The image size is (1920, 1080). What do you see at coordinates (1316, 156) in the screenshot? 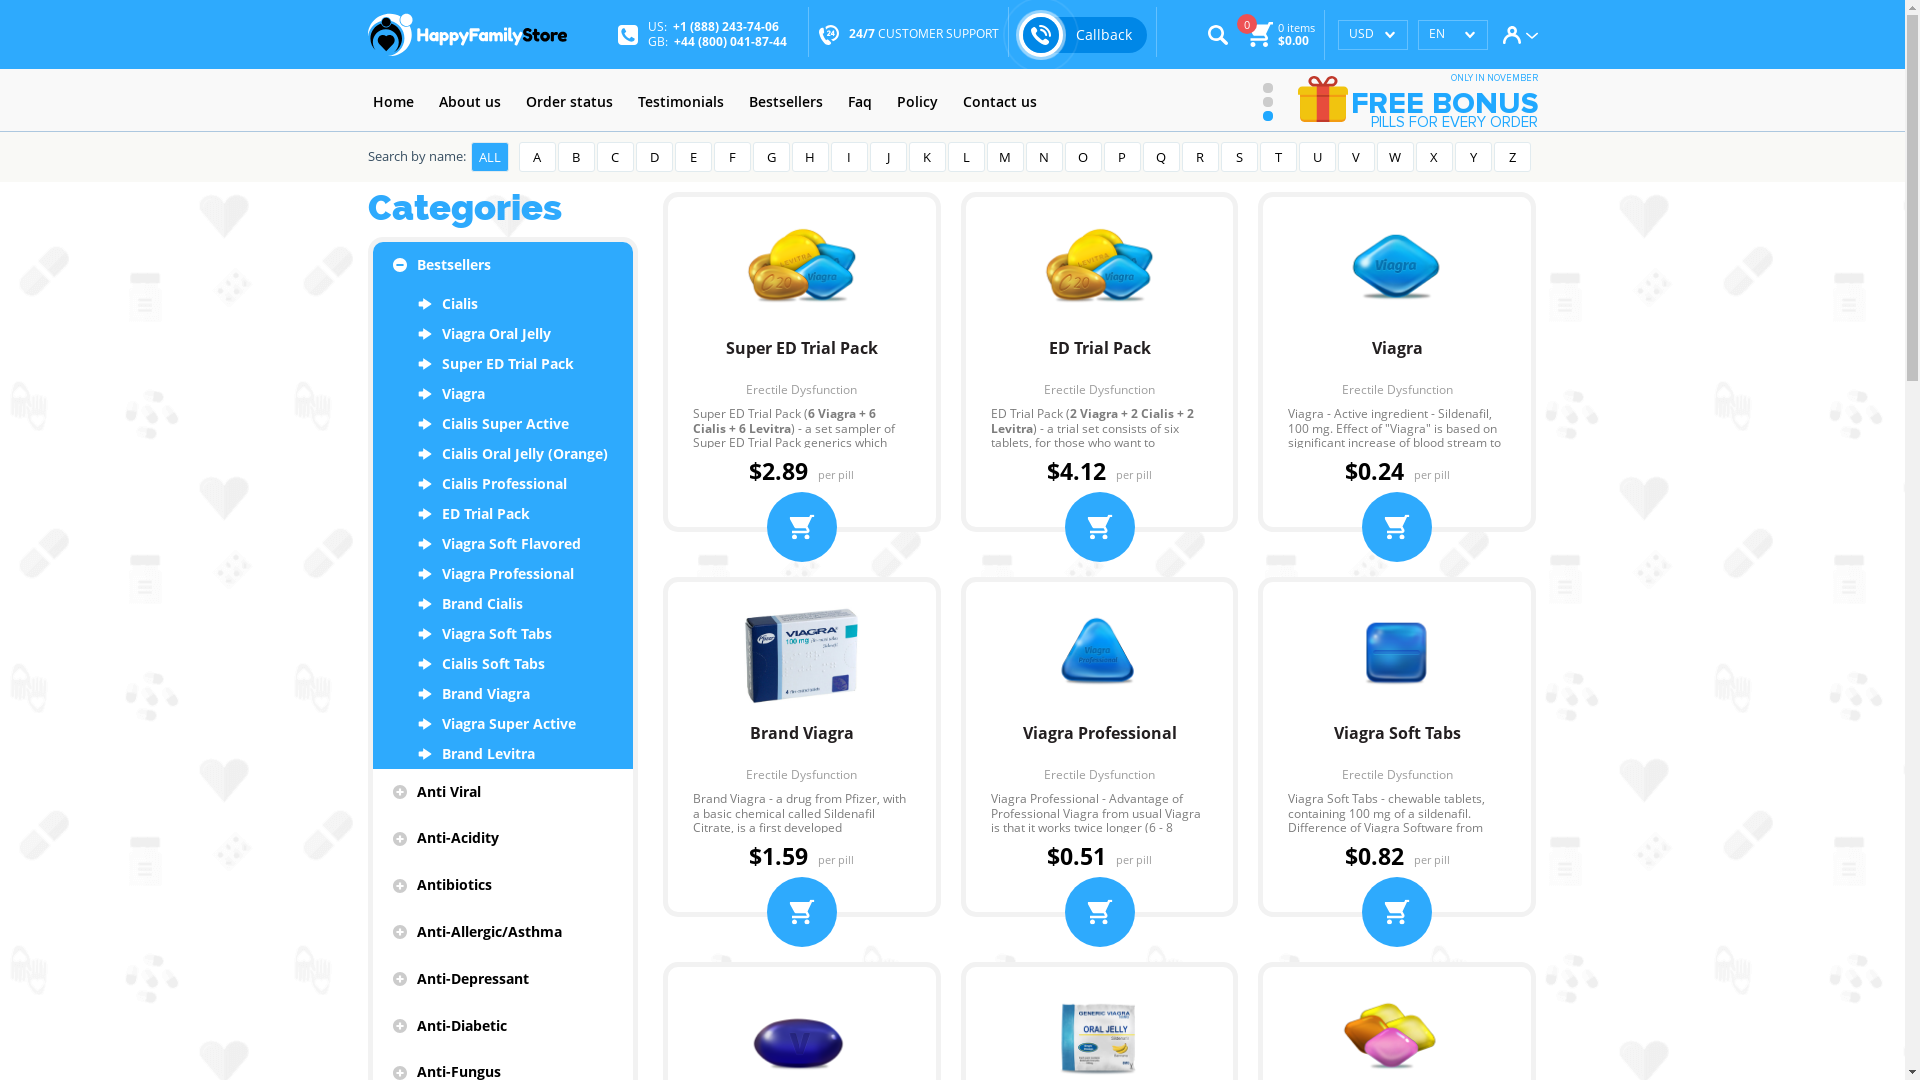
I see `'U'` at bounding box center [1316, 156].